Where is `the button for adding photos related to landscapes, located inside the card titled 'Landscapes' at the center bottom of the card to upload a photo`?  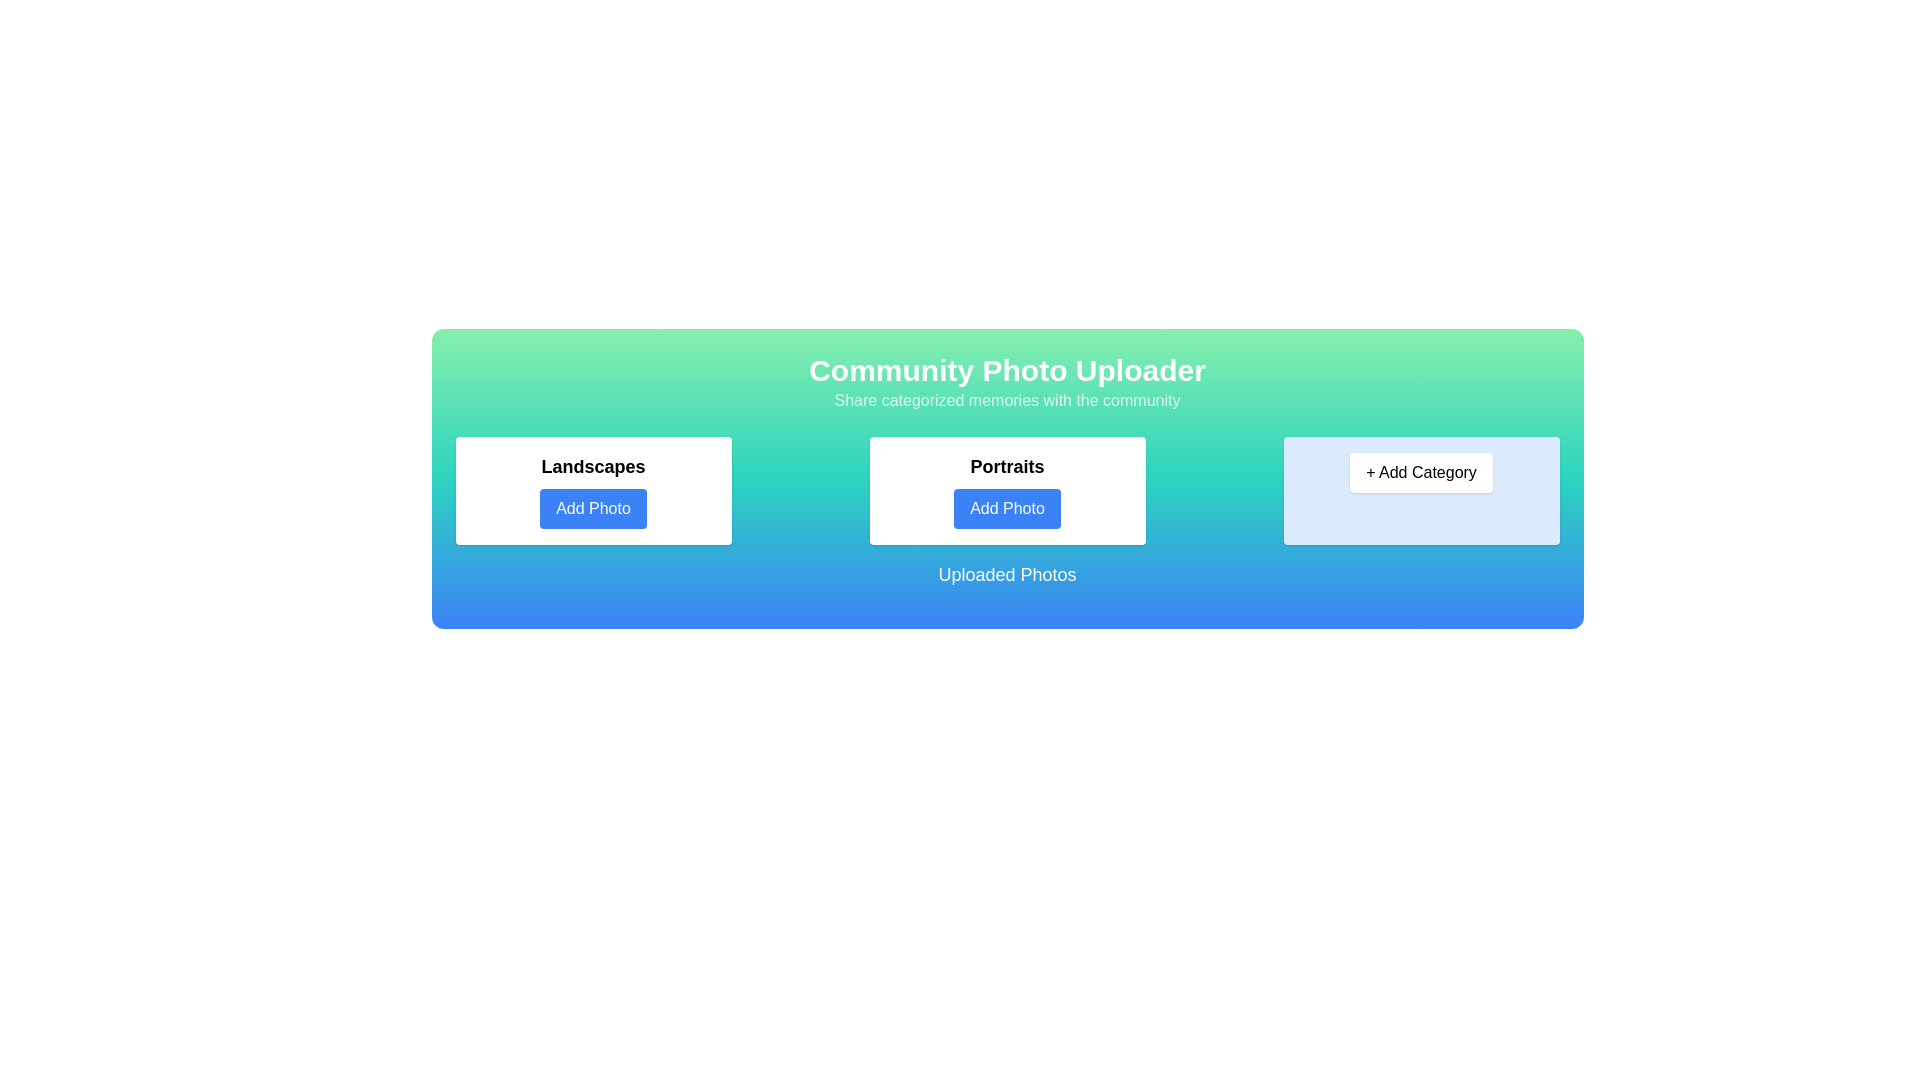
the button for adding photos related to landscapes, located inside the card titled 'Landscapes' at the center bottom of the card to upload a photo is located at coordinates (592, 508).